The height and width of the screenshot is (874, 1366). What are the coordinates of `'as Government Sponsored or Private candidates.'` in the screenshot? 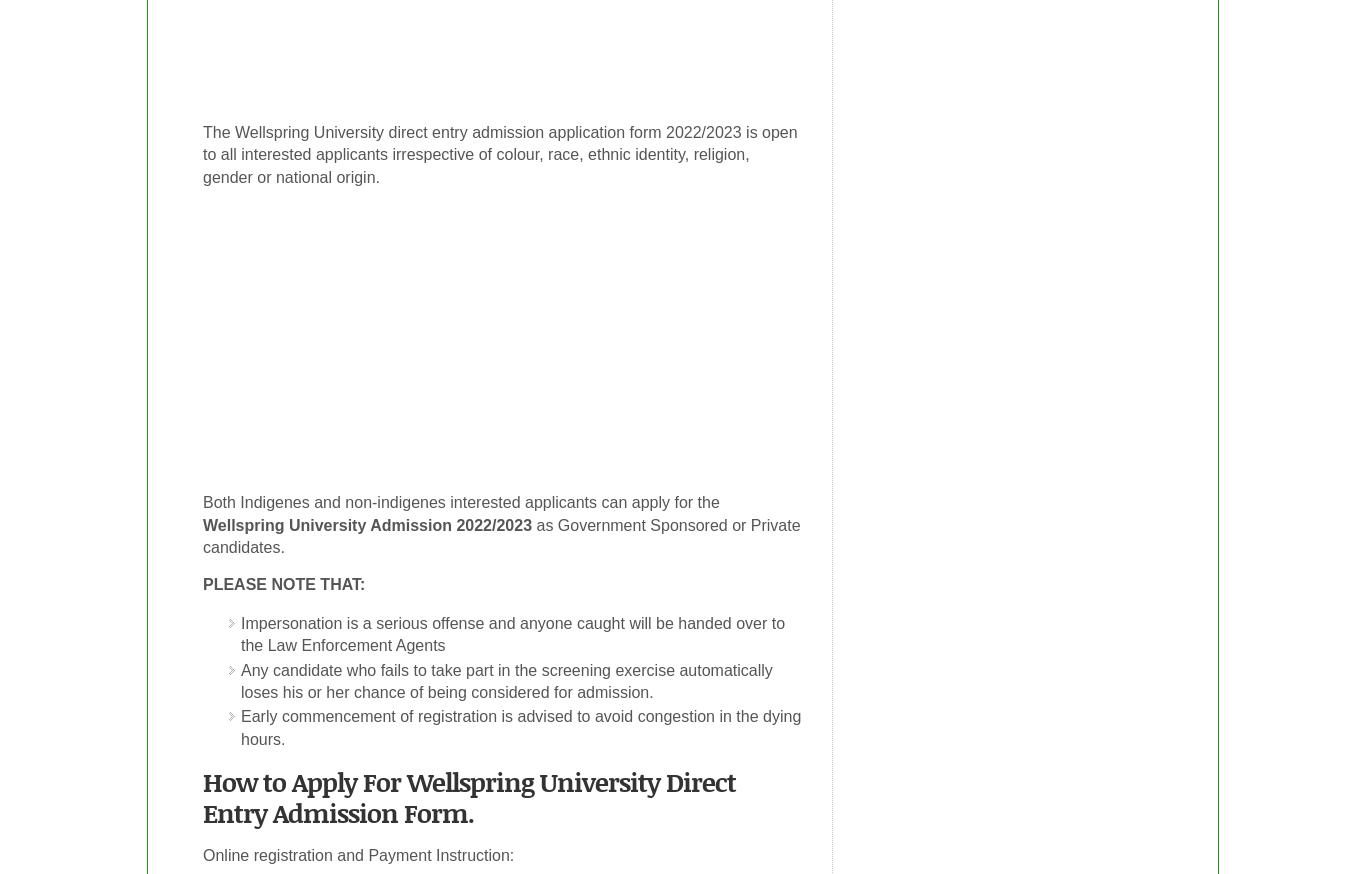 It's located at (501, 536).